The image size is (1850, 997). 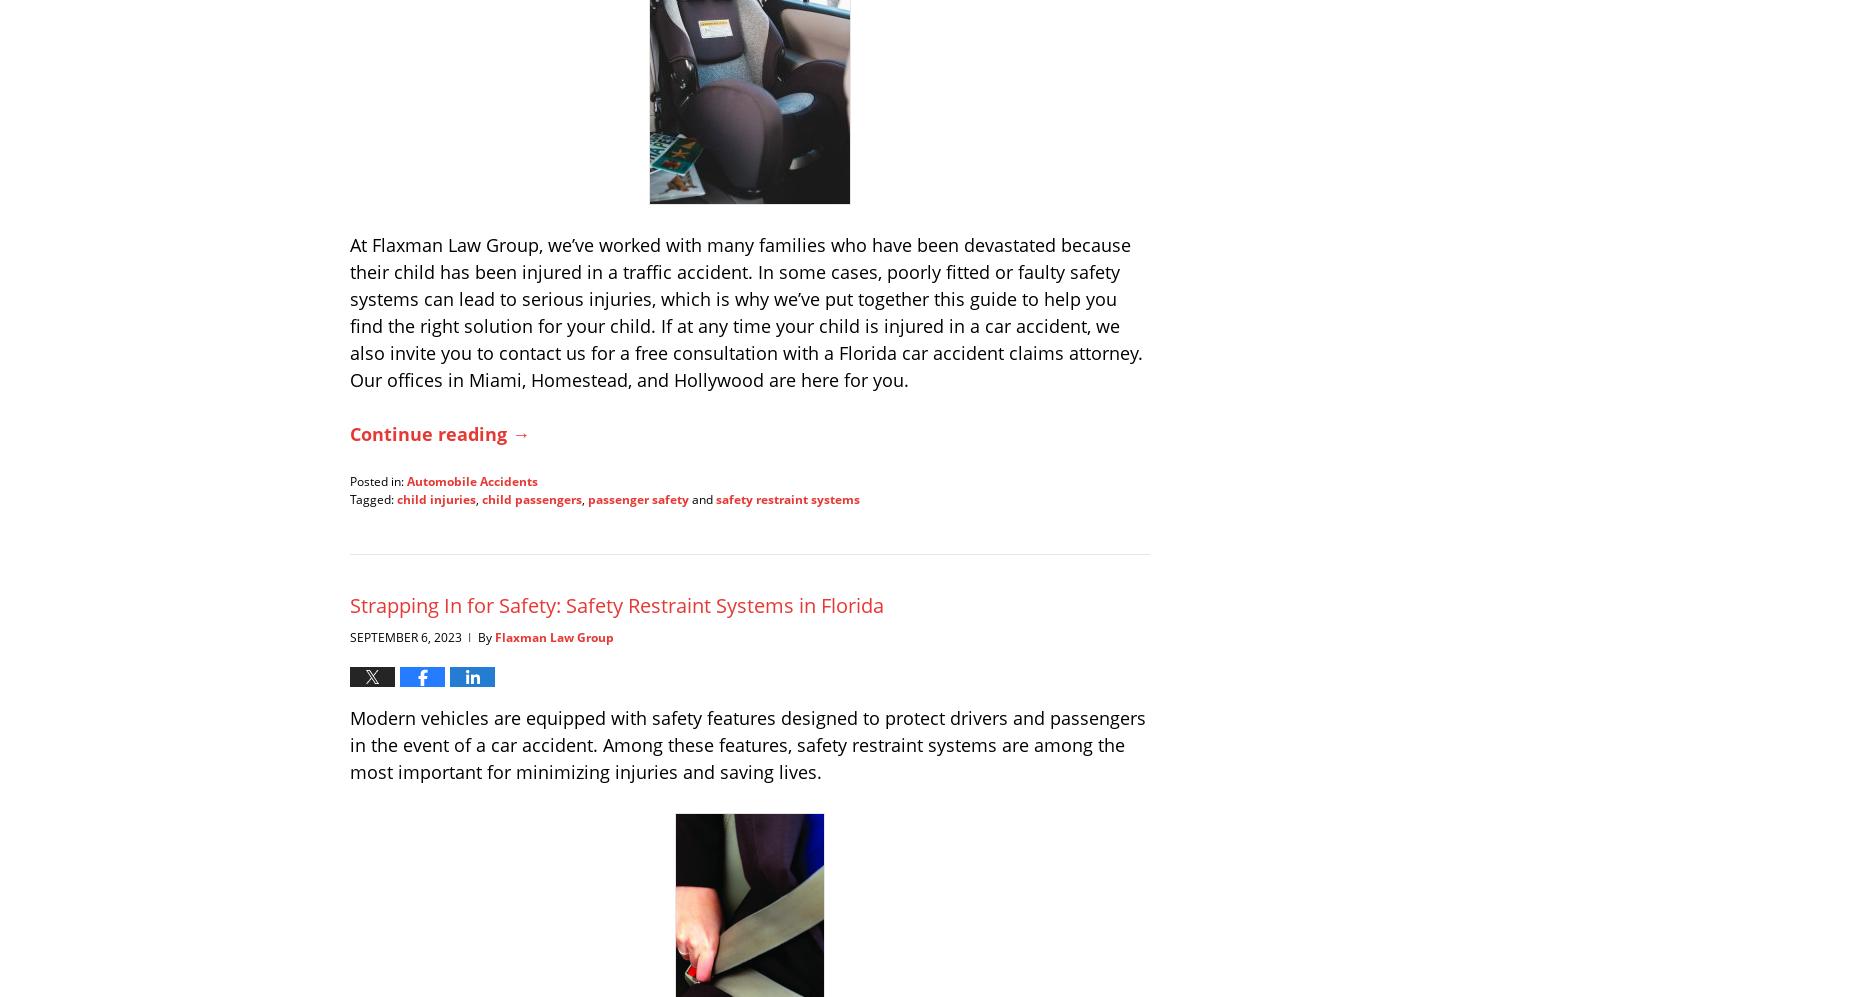 I want to click on 'Posted in:', so click(x=349, y=480).